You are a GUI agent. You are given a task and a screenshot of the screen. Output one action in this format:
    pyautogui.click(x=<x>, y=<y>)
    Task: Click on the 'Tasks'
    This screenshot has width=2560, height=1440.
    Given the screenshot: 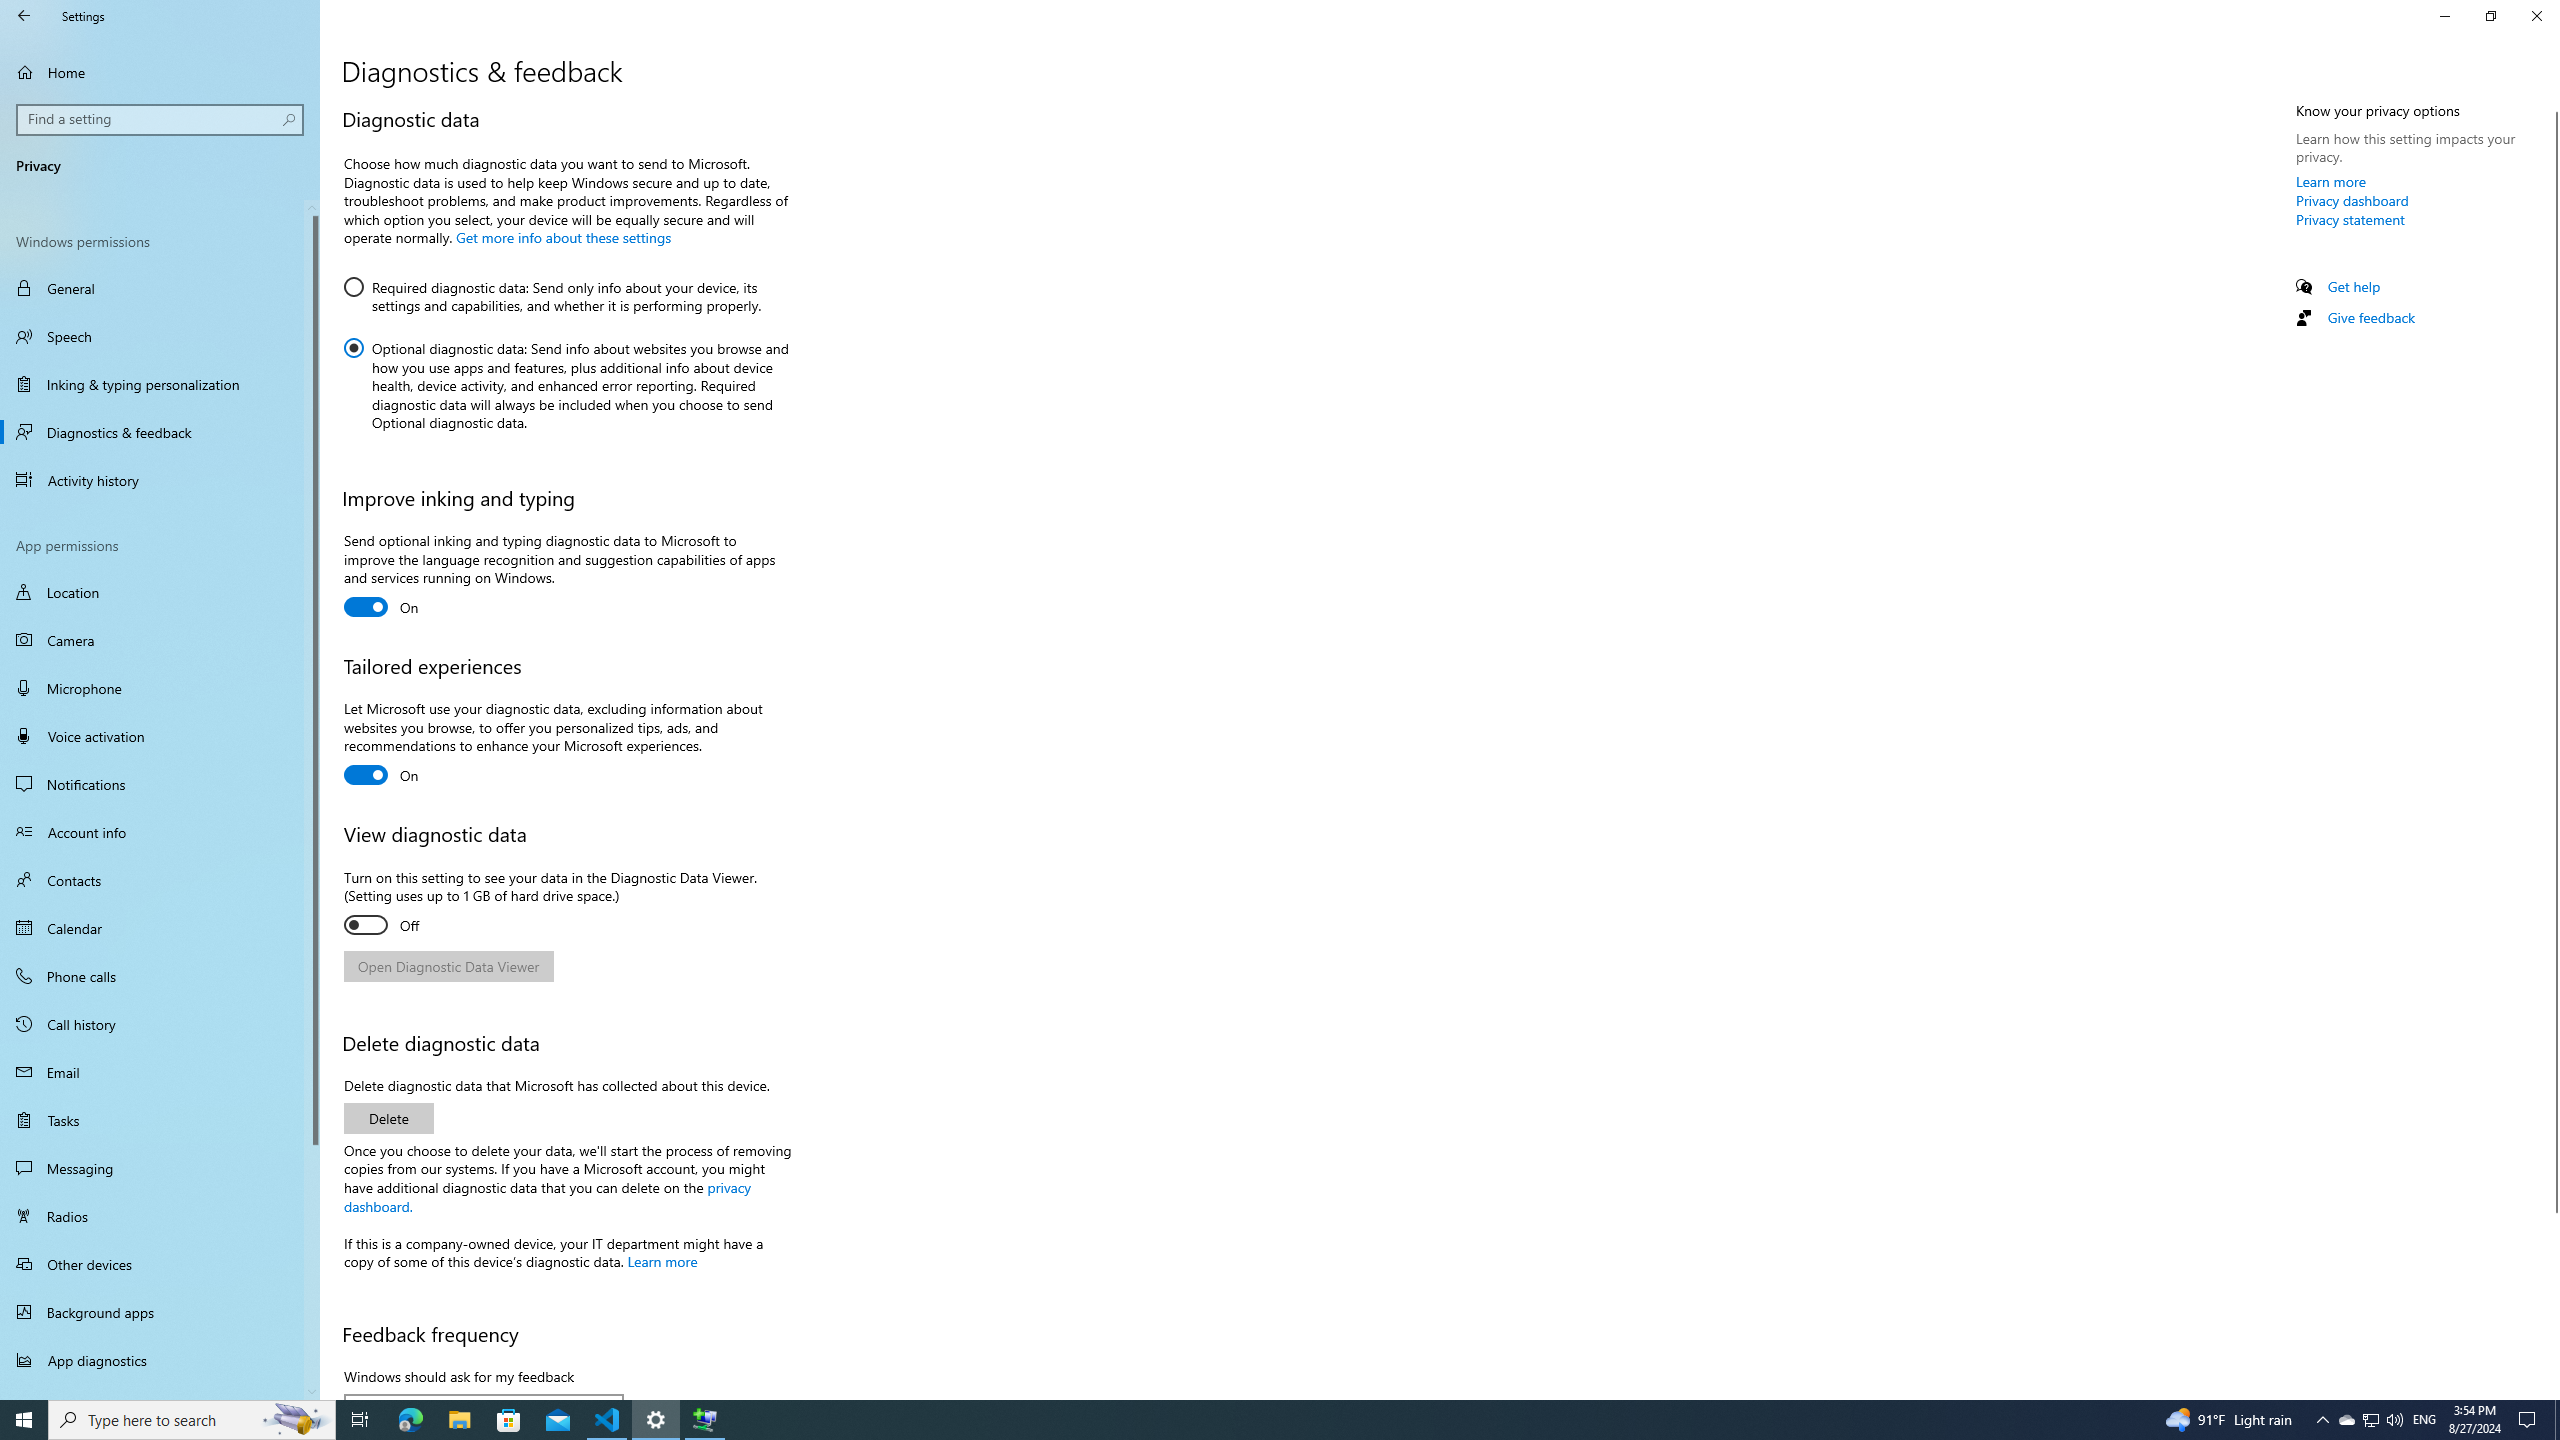 What is the action you would take?
    pyautogui.click(x=159, y=1118)
    